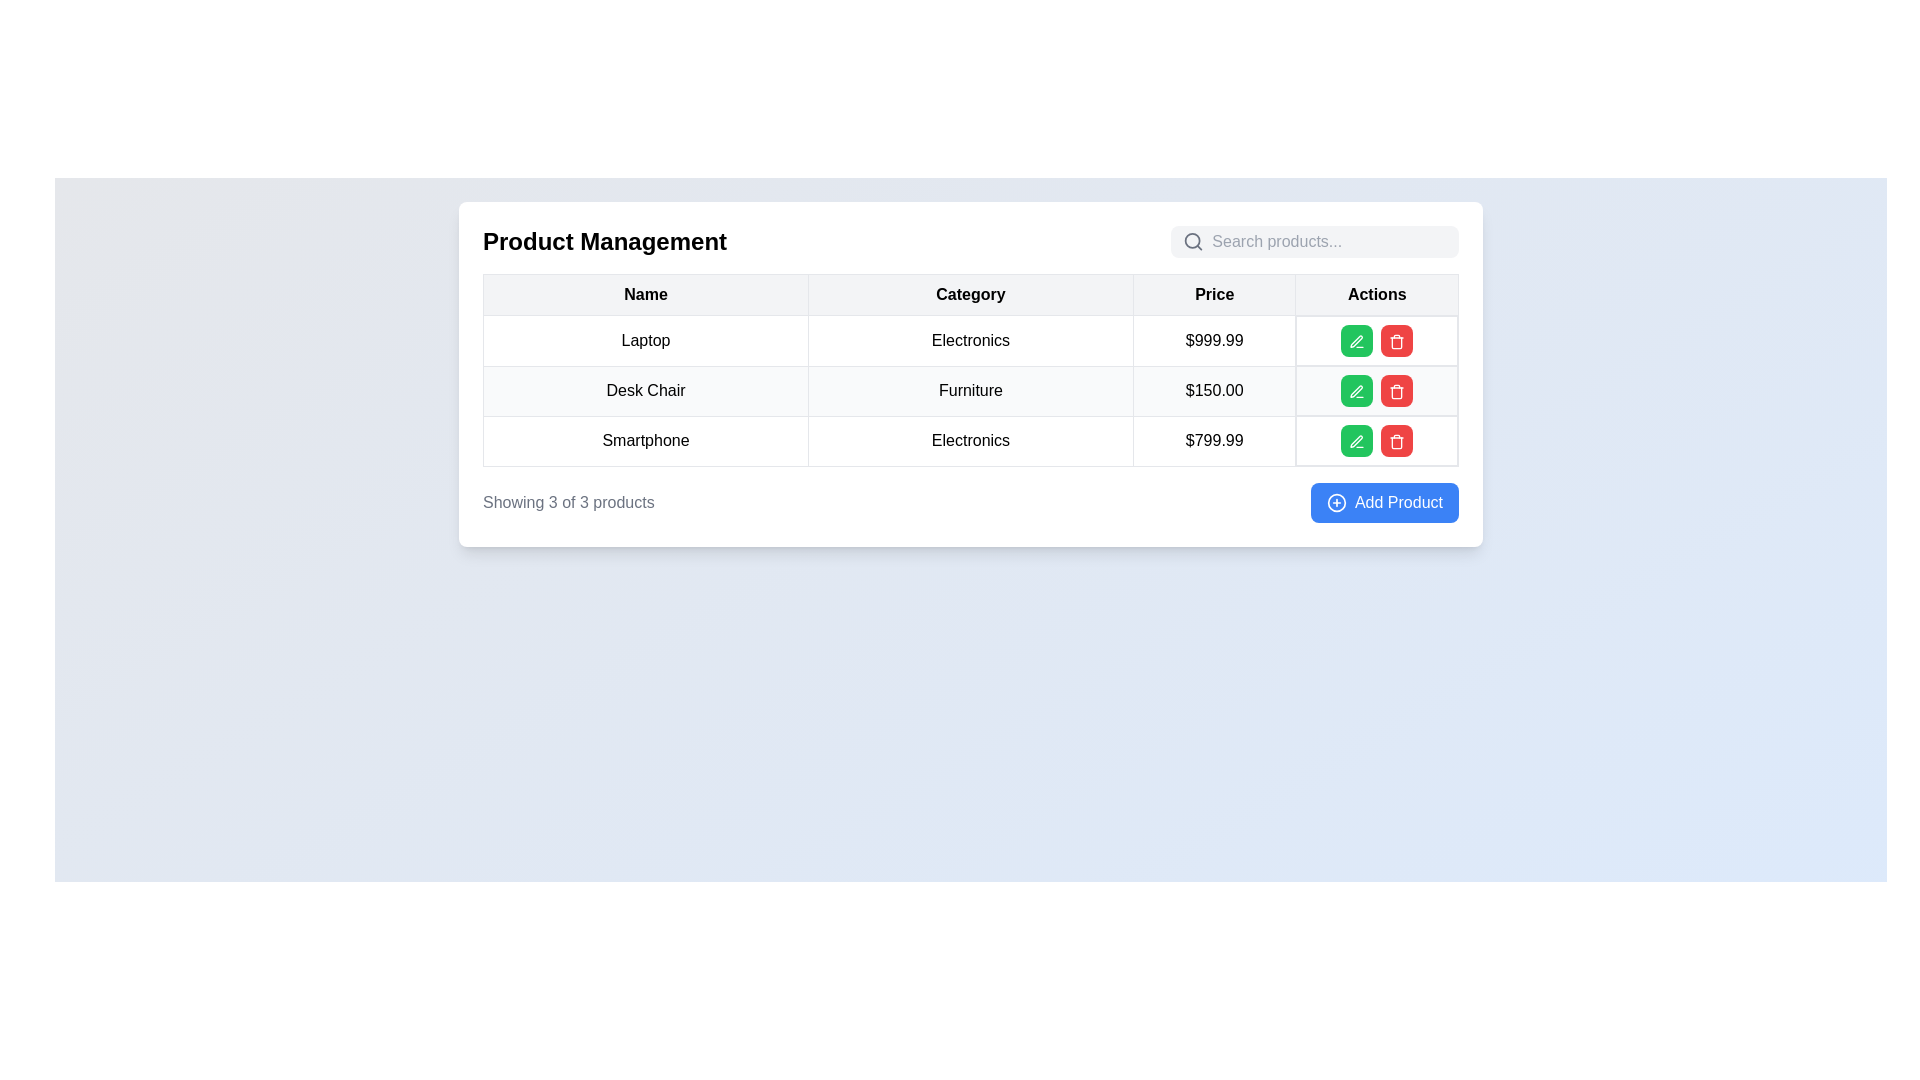 This screenshot has height=1080, width=1920. Describe the element at coordinates (1357, 439) in the screenshot. I see `the green rounded rectangle-shaped edit button with a white pen icon located in the third row of the table under the 'Actions' column` at that location.